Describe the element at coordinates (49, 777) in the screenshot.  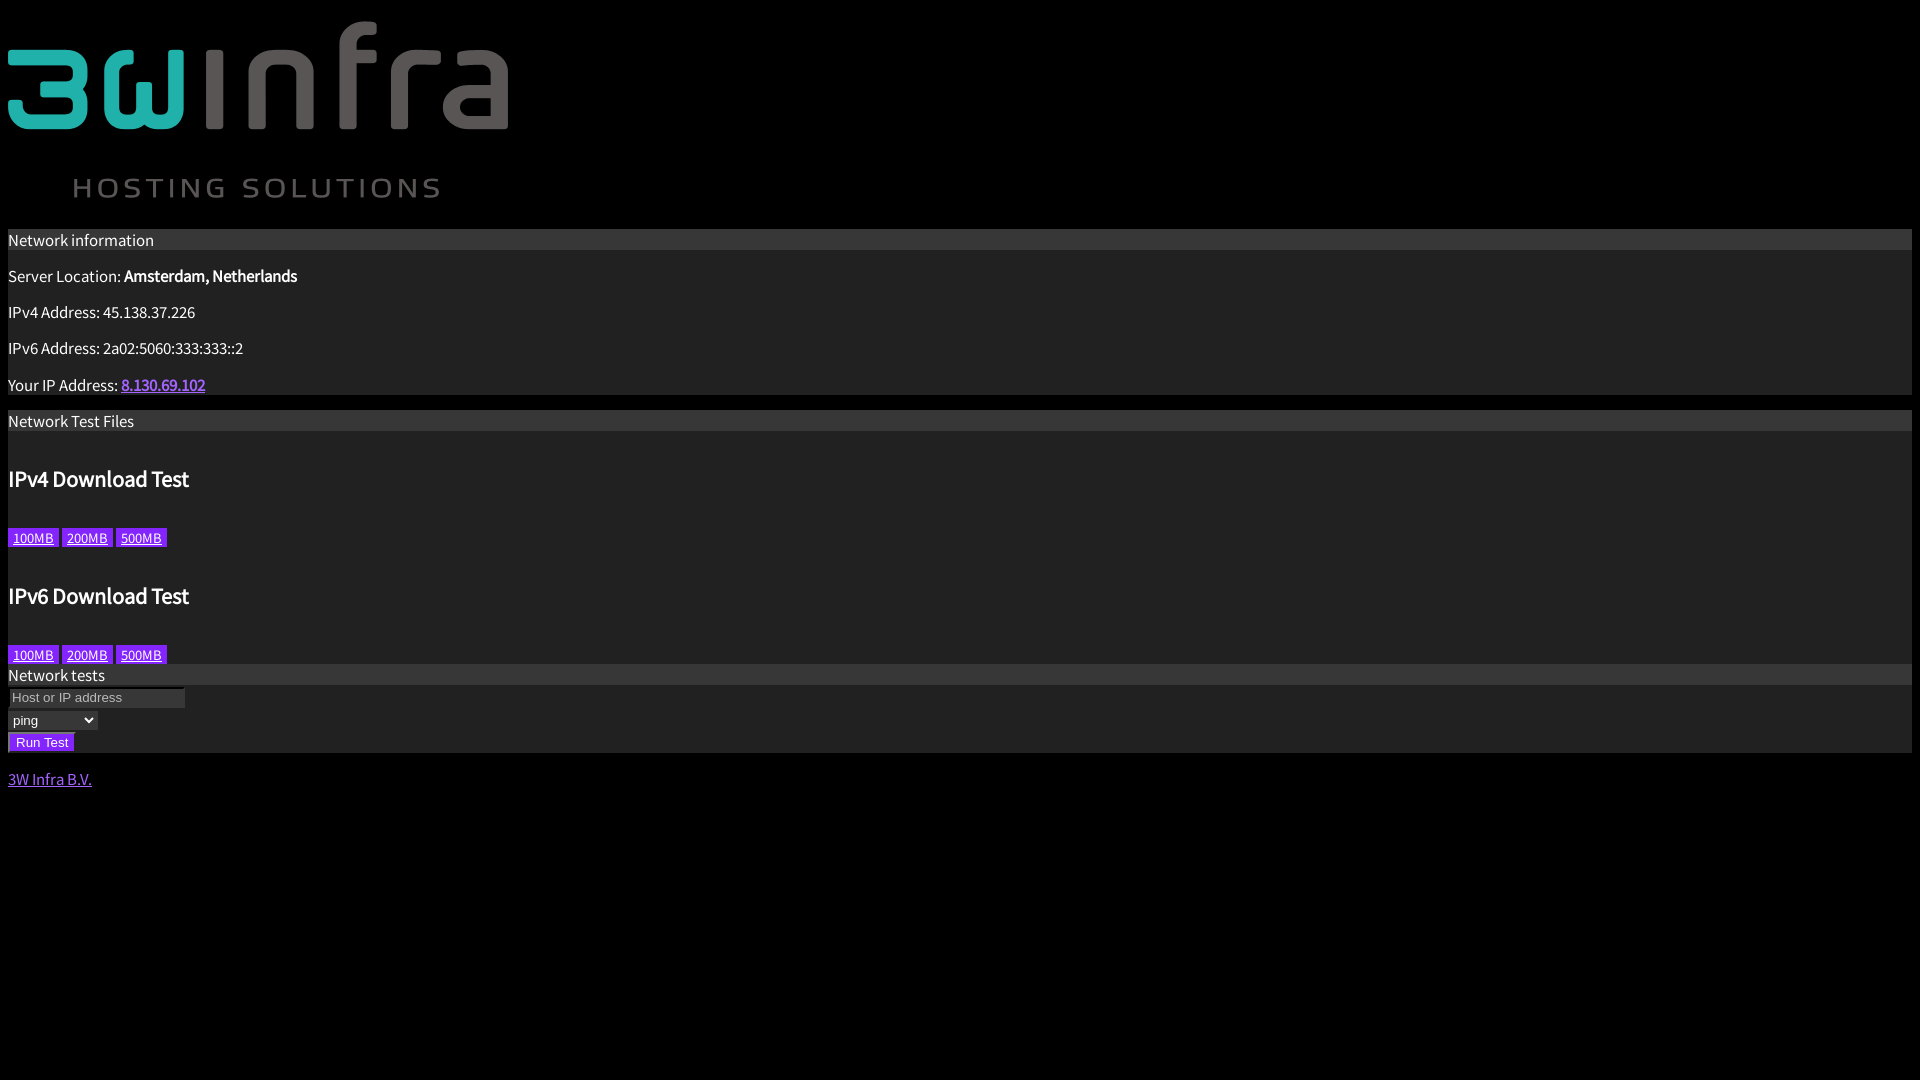
I see `'3W Infra B.V.'` at that location.